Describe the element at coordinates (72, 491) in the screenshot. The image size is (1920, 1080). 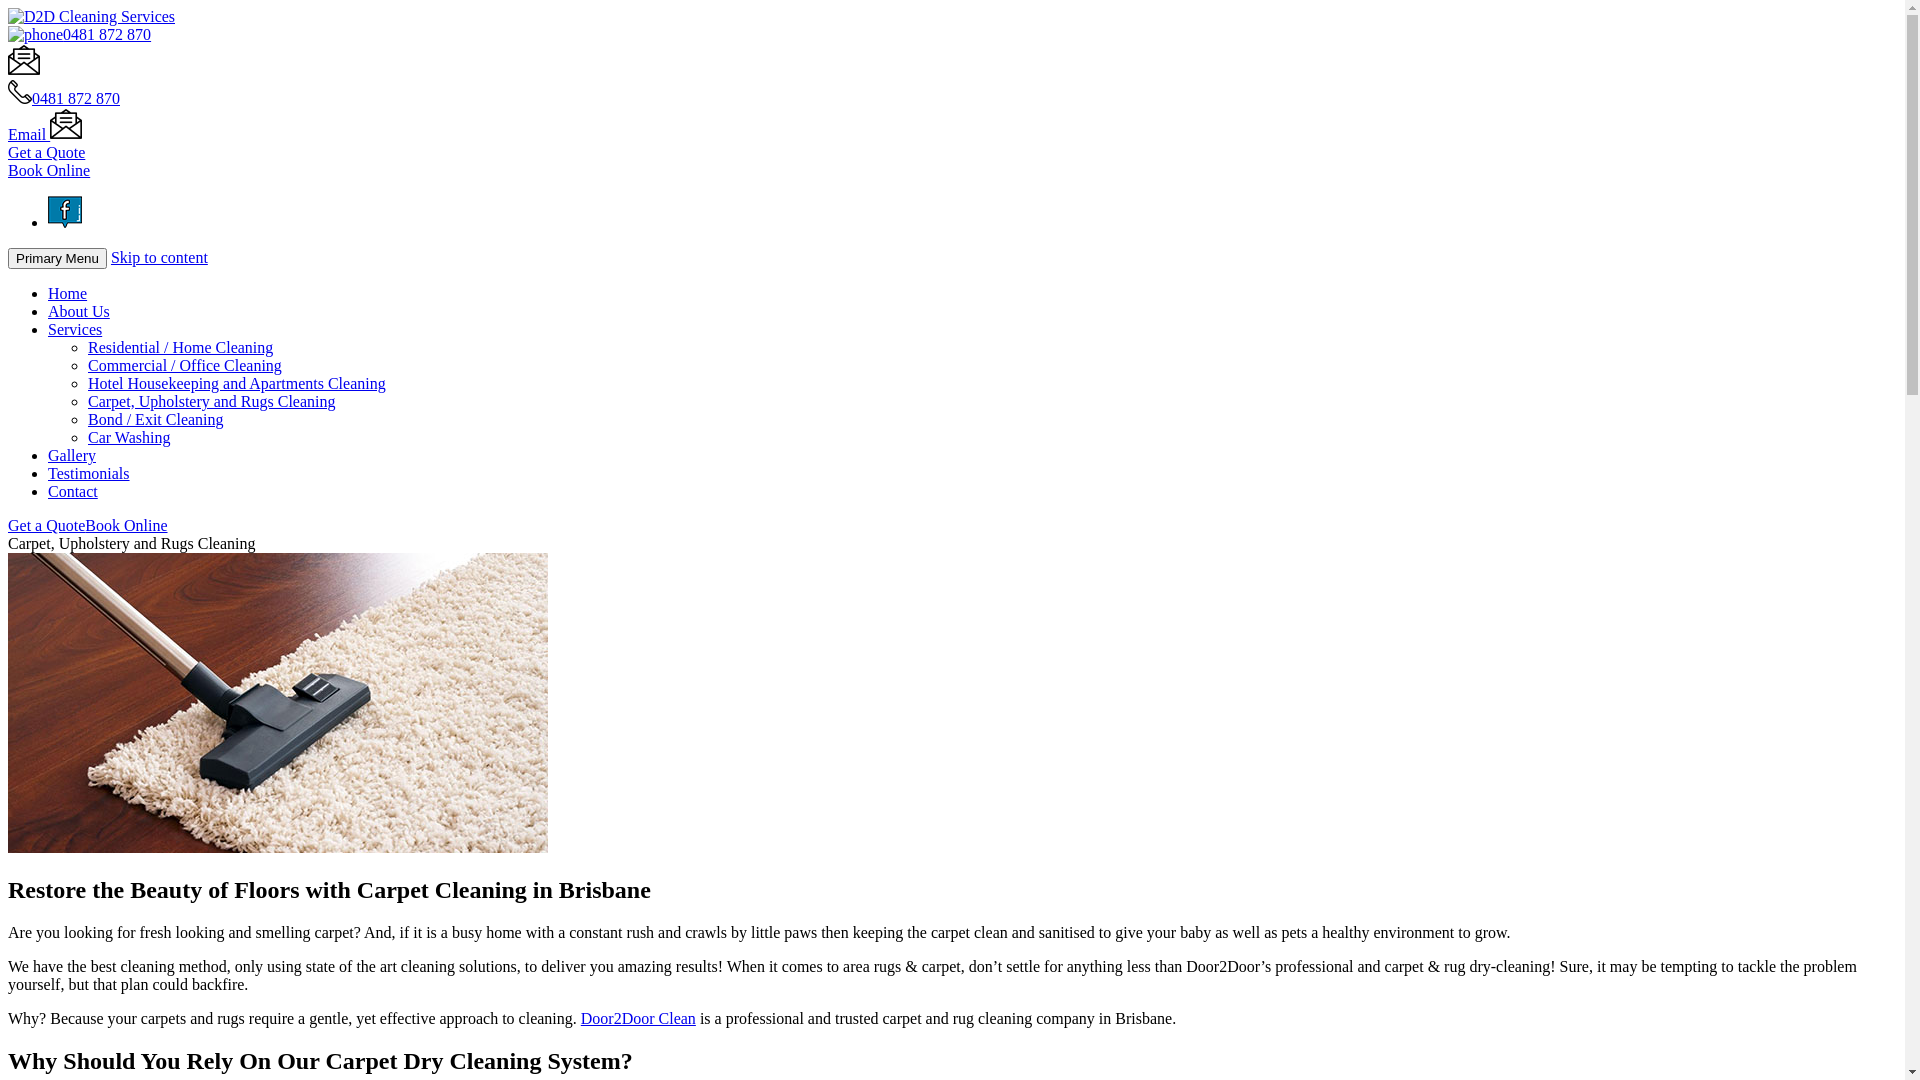
I see `'Contact'` at that location.